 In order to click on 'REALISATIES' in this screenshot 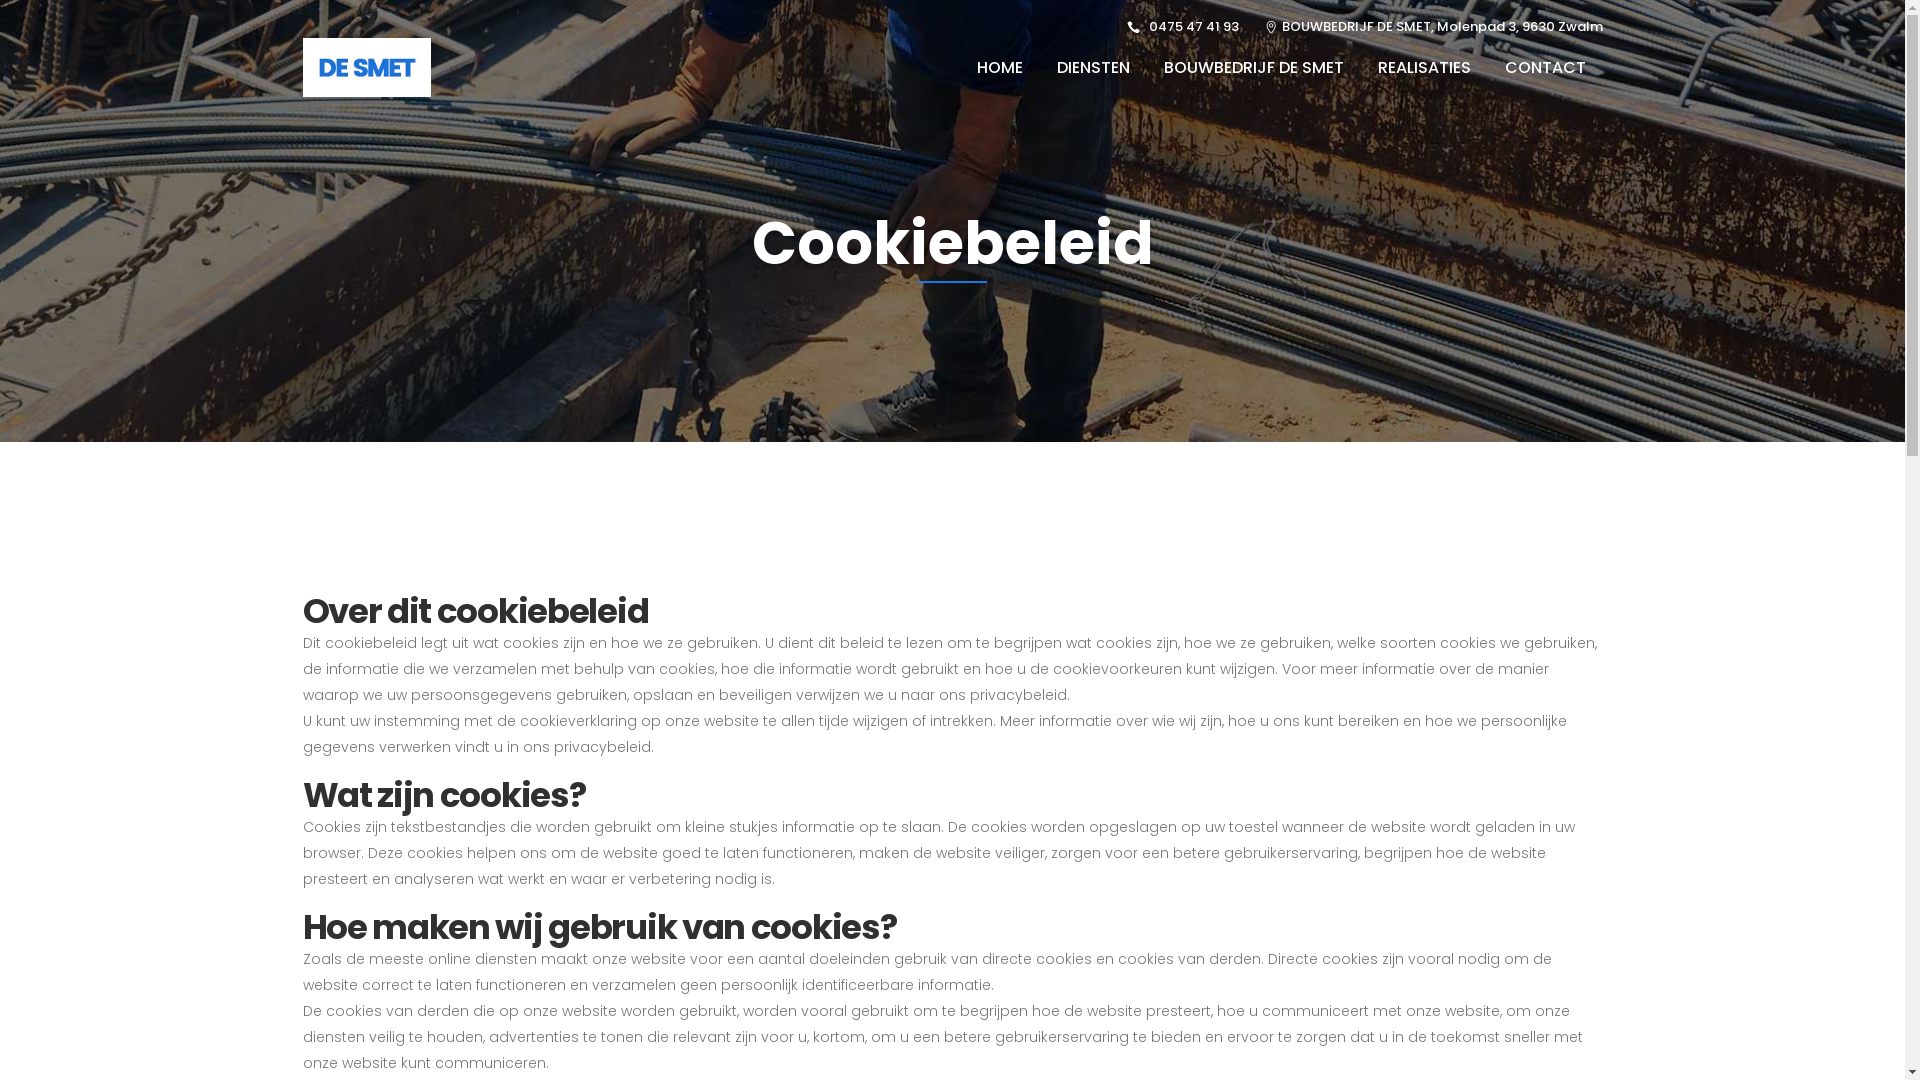, I will do `click(1359, 66)`.